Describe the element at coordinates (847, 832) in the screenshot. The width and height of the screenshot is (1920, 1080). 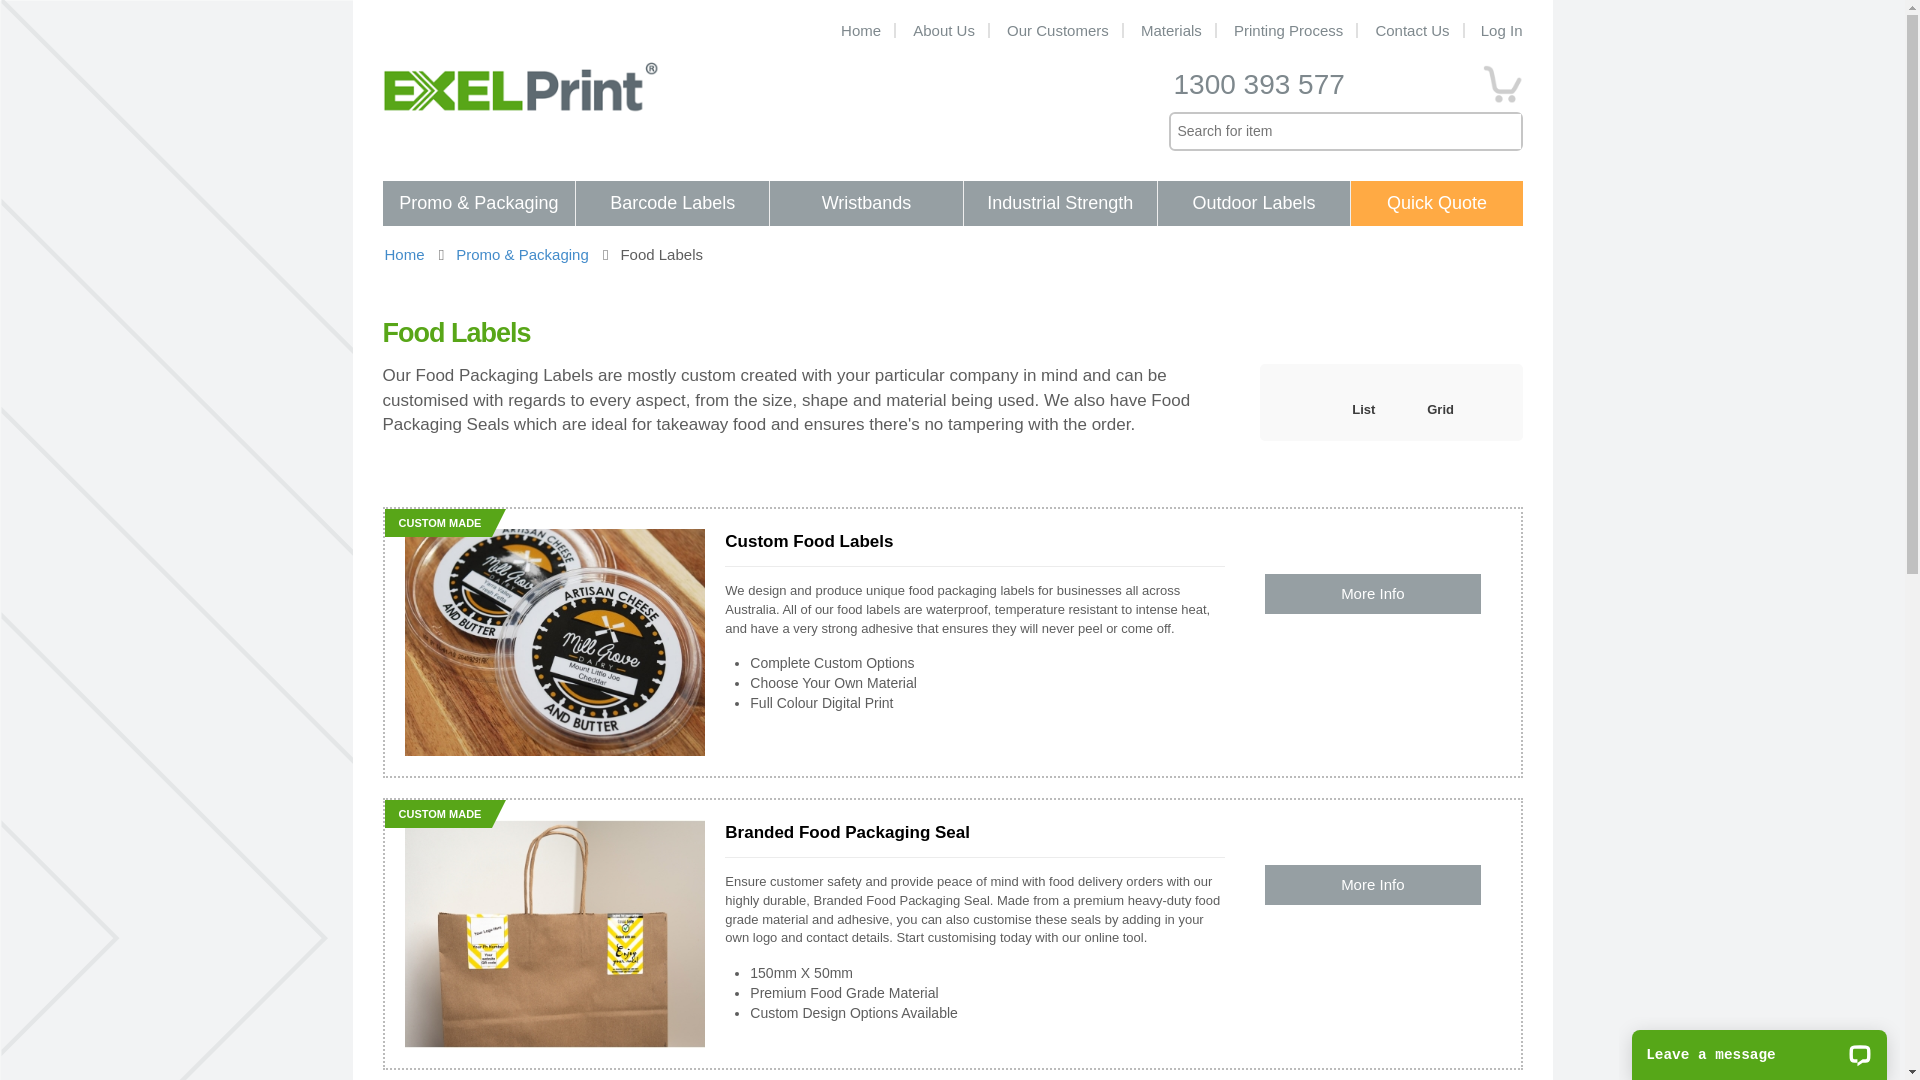
I see `'Branded Food Packaging Seal'` at that location.